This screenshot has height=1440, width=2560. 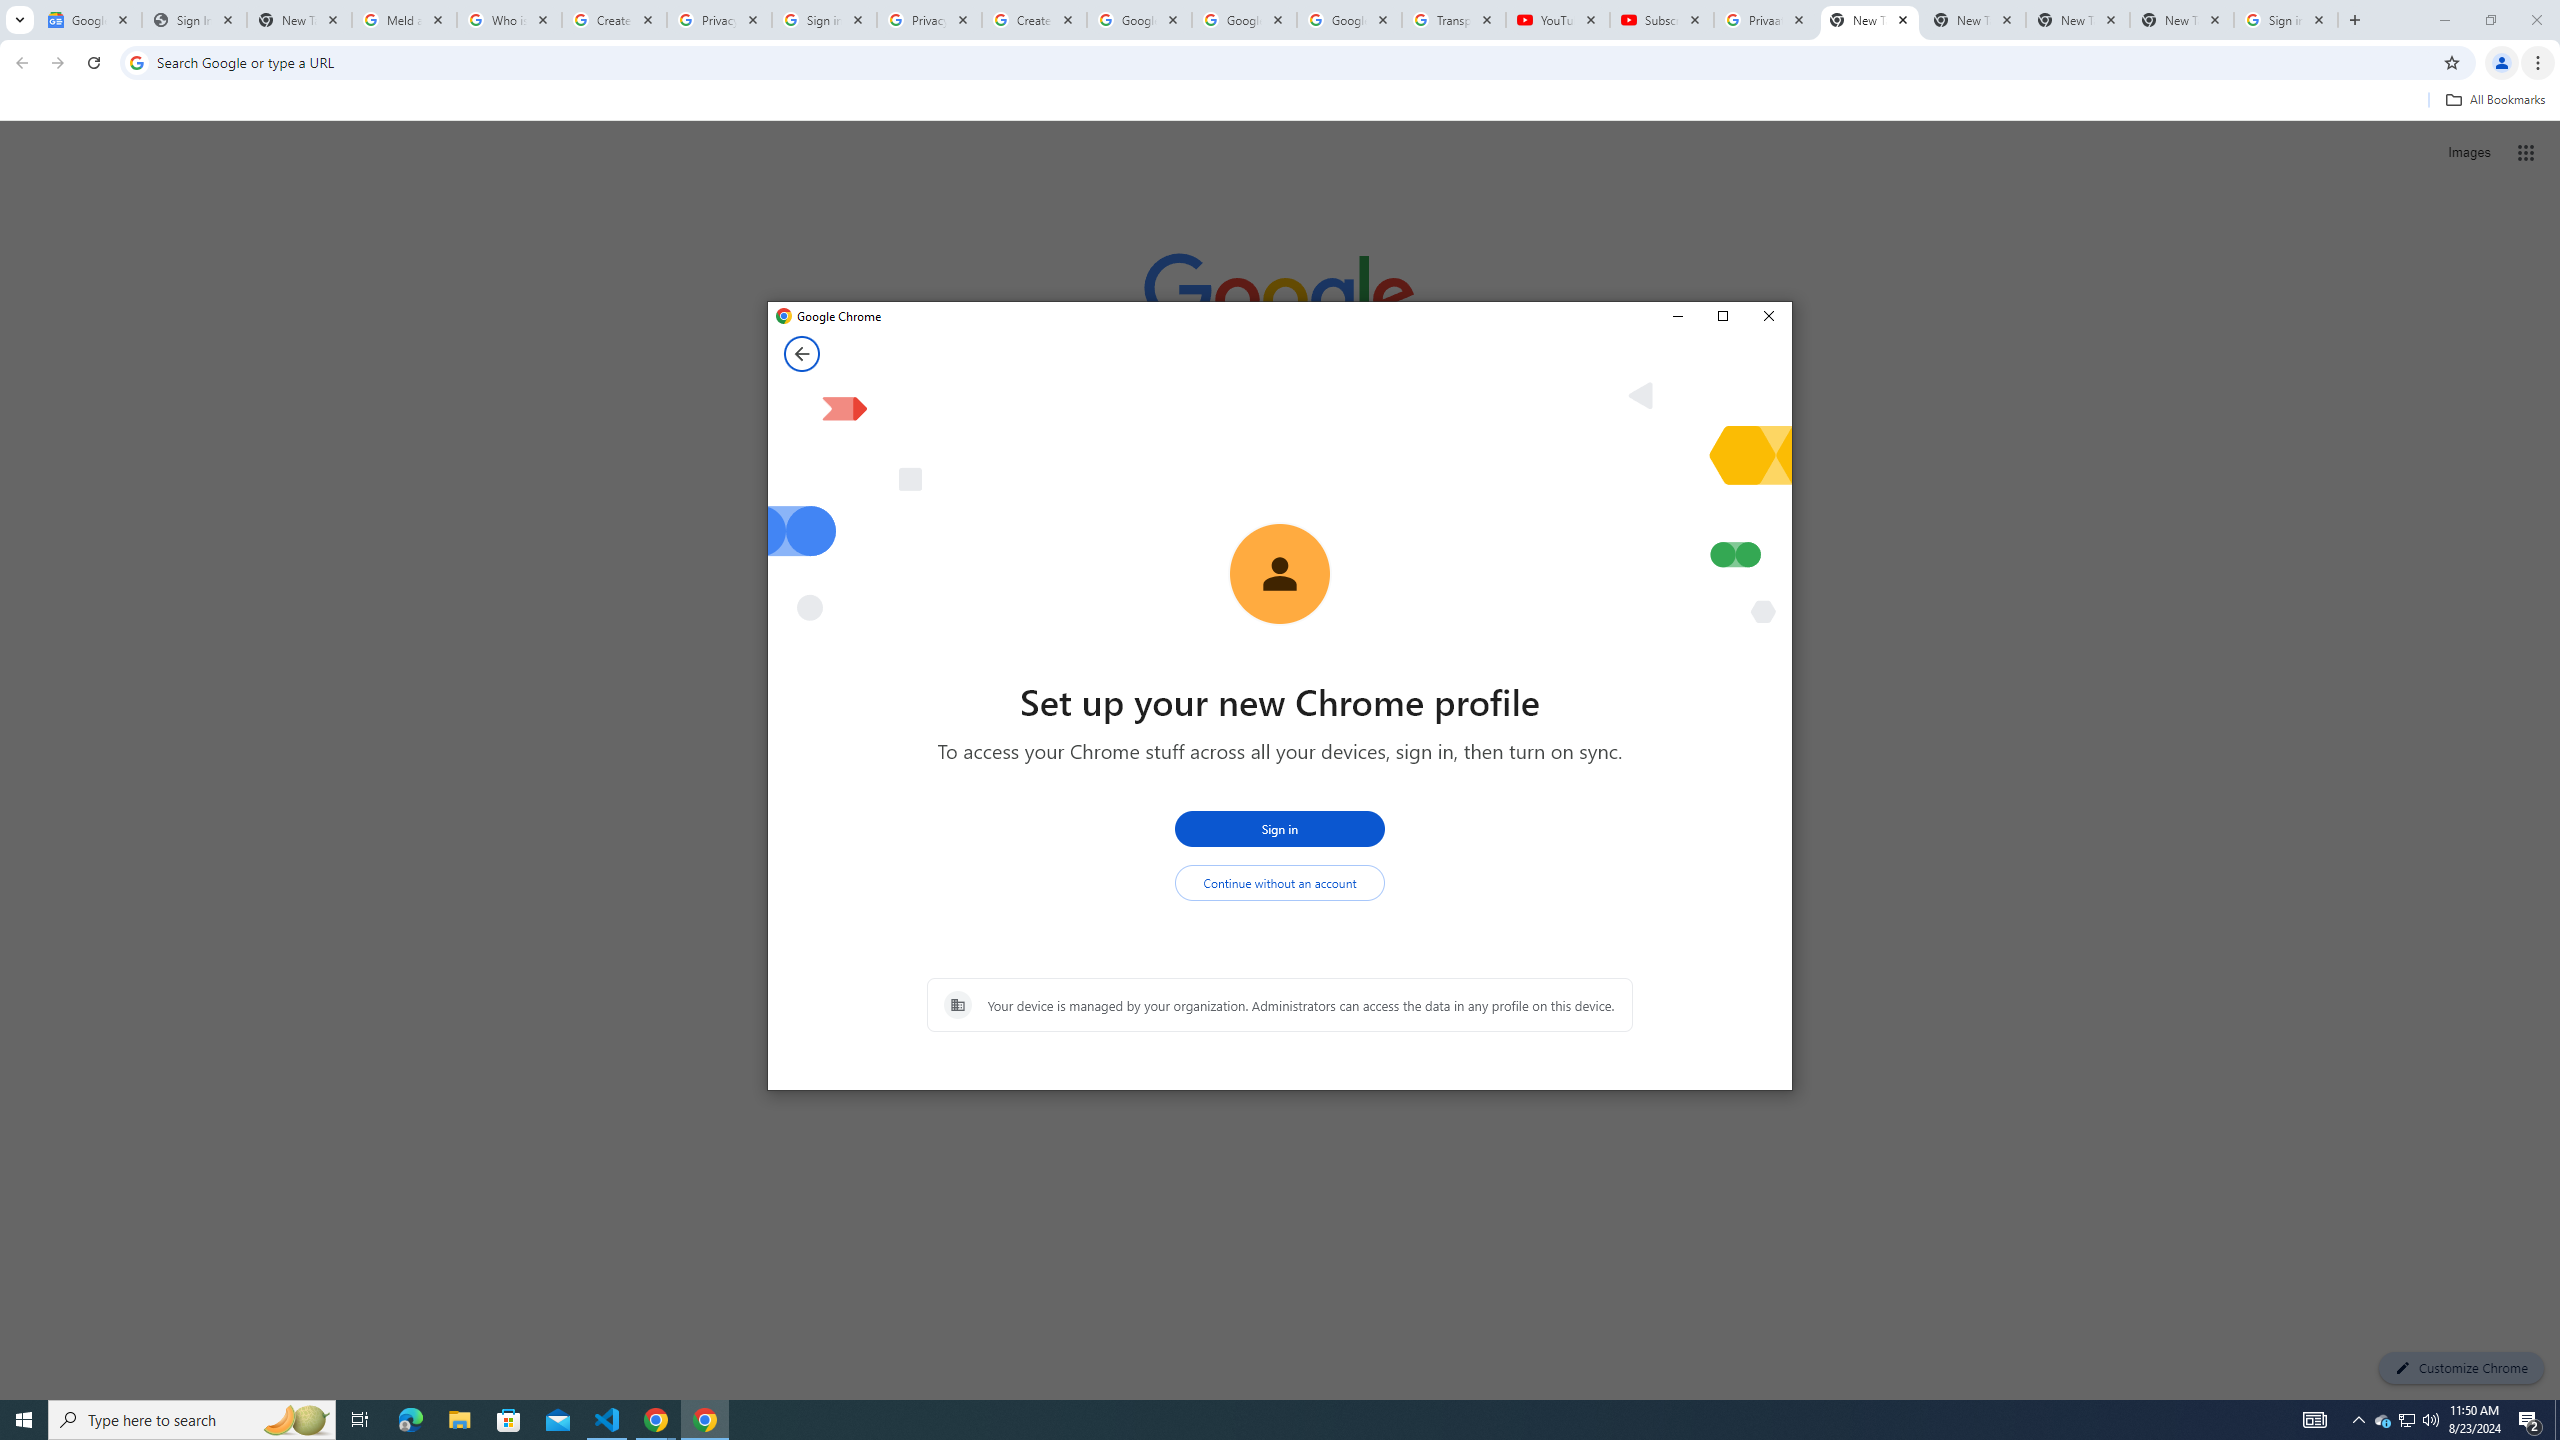 I want to click on 'Running applications', so click(x=1261, y=1418).